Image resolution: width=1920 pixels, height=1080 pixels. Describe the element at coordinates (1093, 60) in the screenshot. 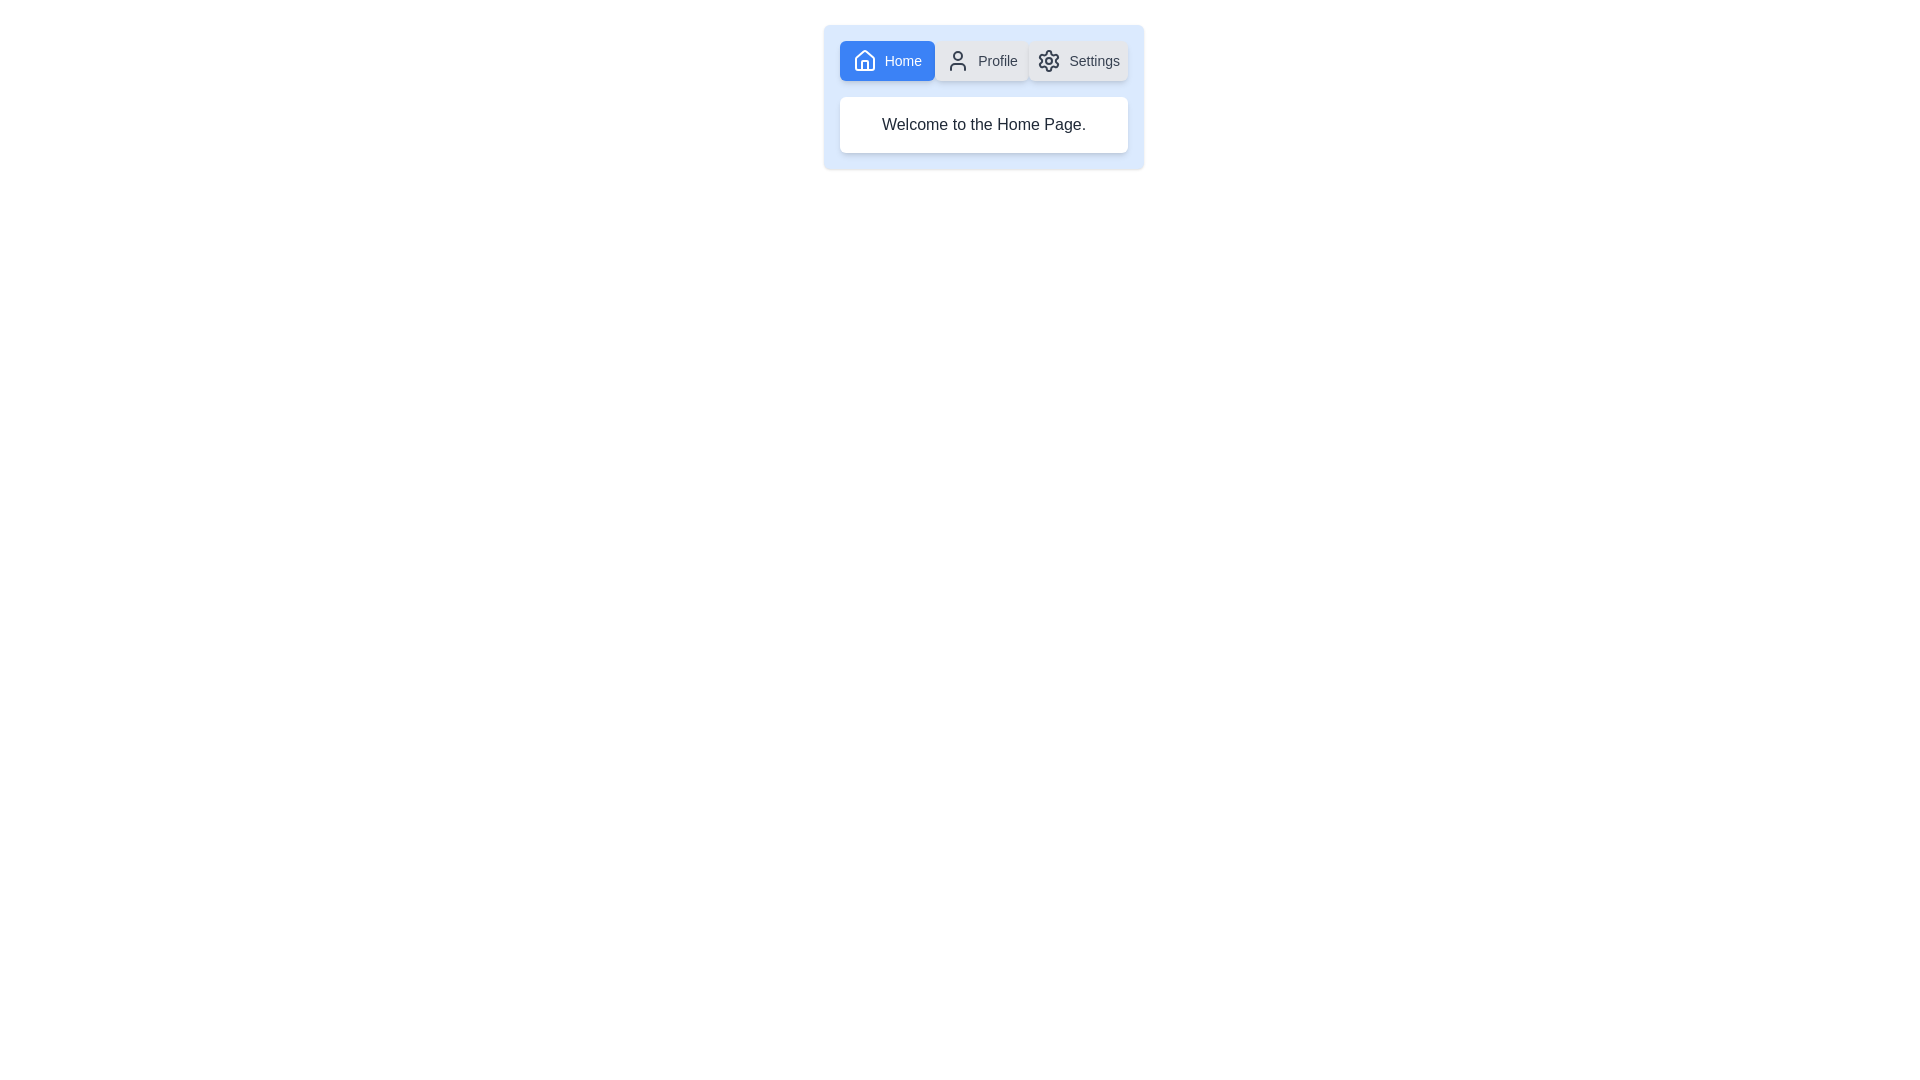

I see `the 'Settings' text label, which is the last element in the horizontal navigation bar used for accessing settings-related options` at that location.